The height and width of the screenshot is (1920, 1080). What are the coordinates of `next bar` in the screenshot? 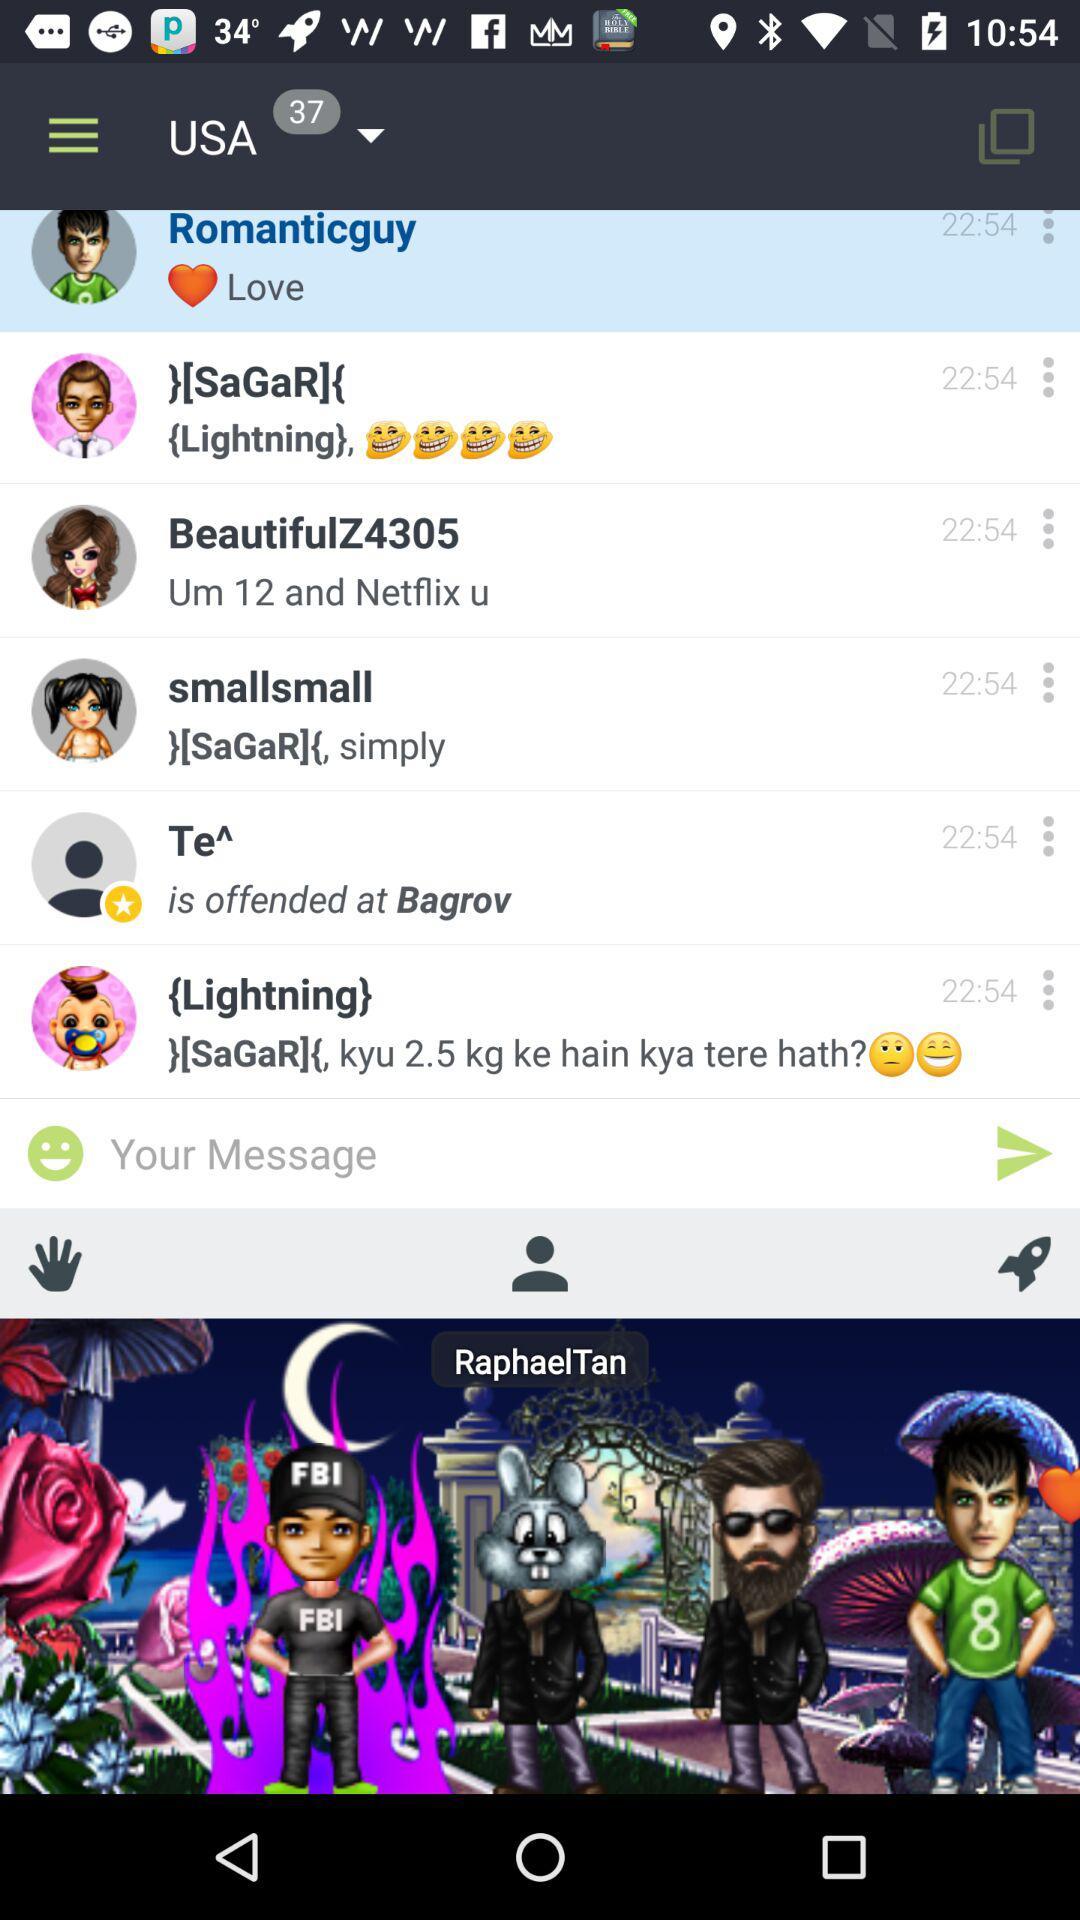 It's located at (1024, 1153).